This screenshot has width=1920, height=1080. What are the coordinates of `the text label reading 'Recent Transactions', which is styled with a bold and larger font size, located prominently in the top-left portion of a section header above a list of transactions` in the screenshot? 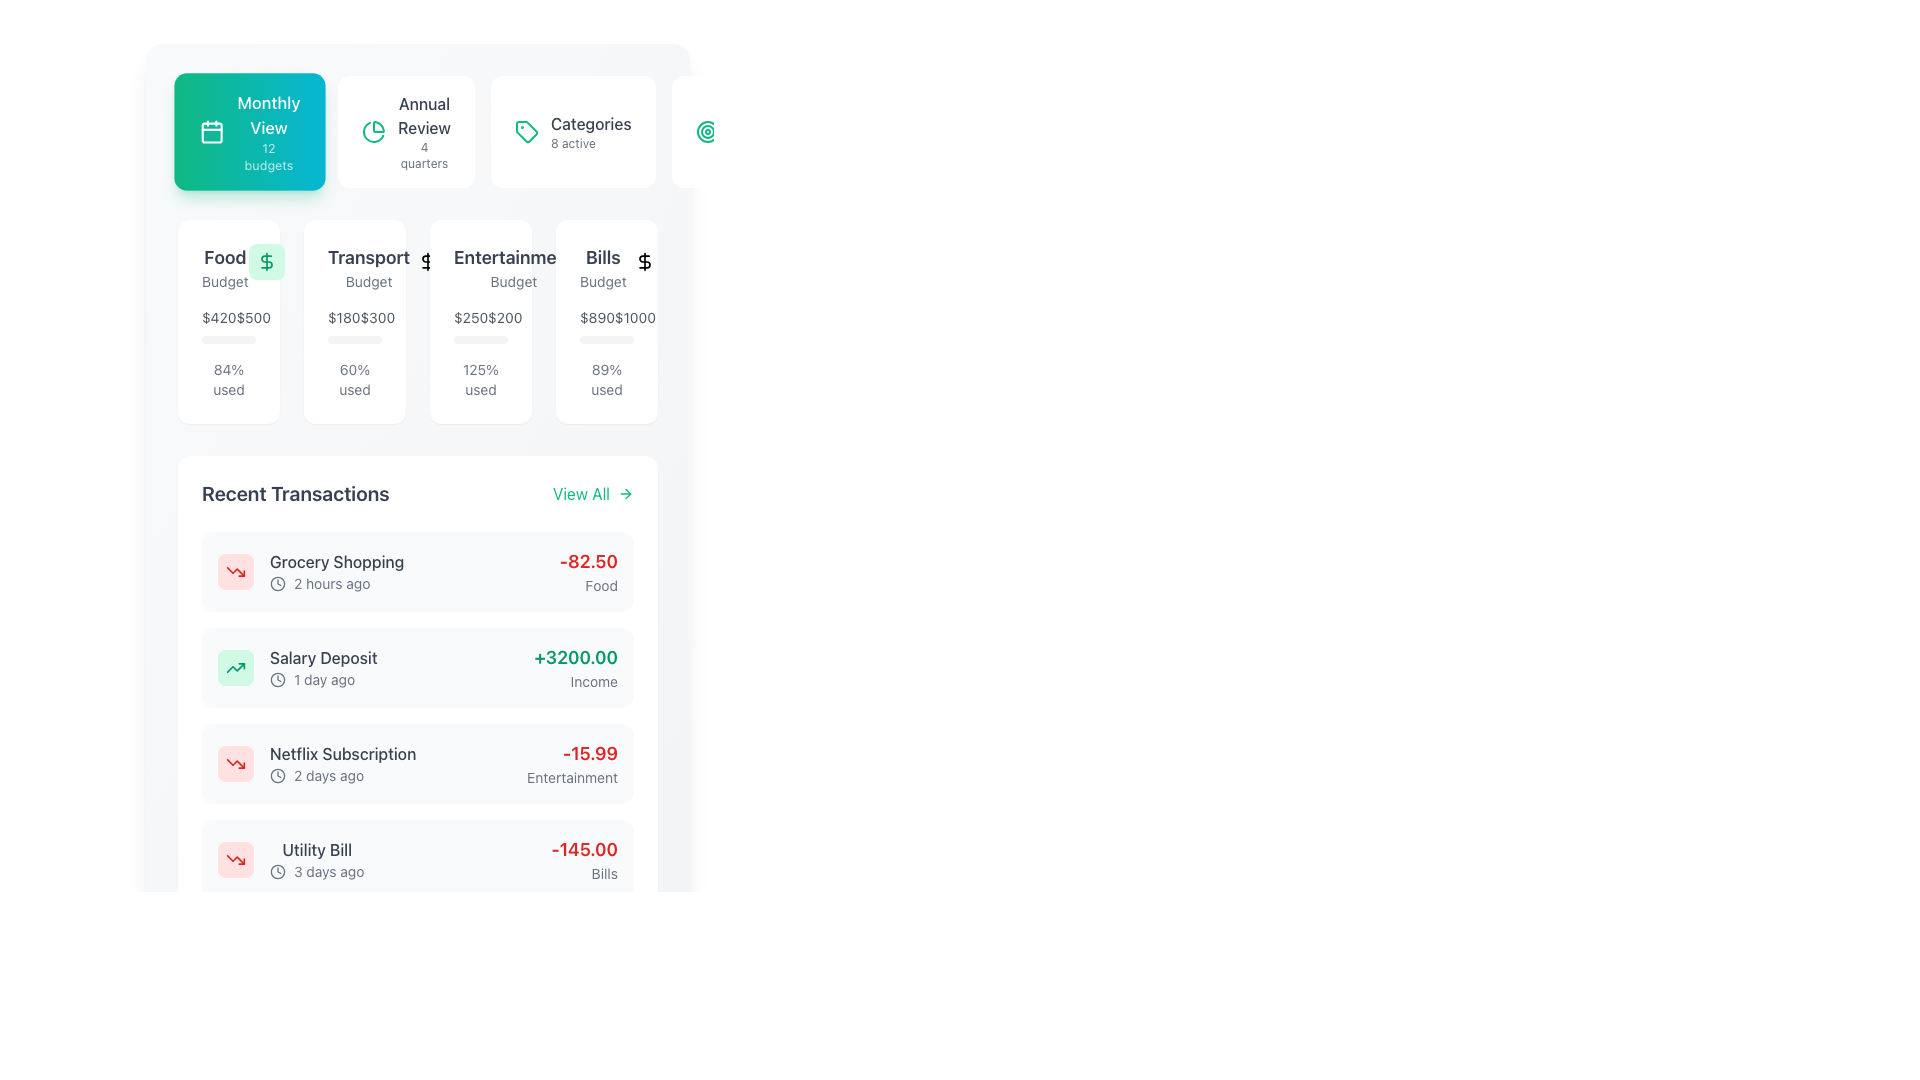 It's located at (294, 493).